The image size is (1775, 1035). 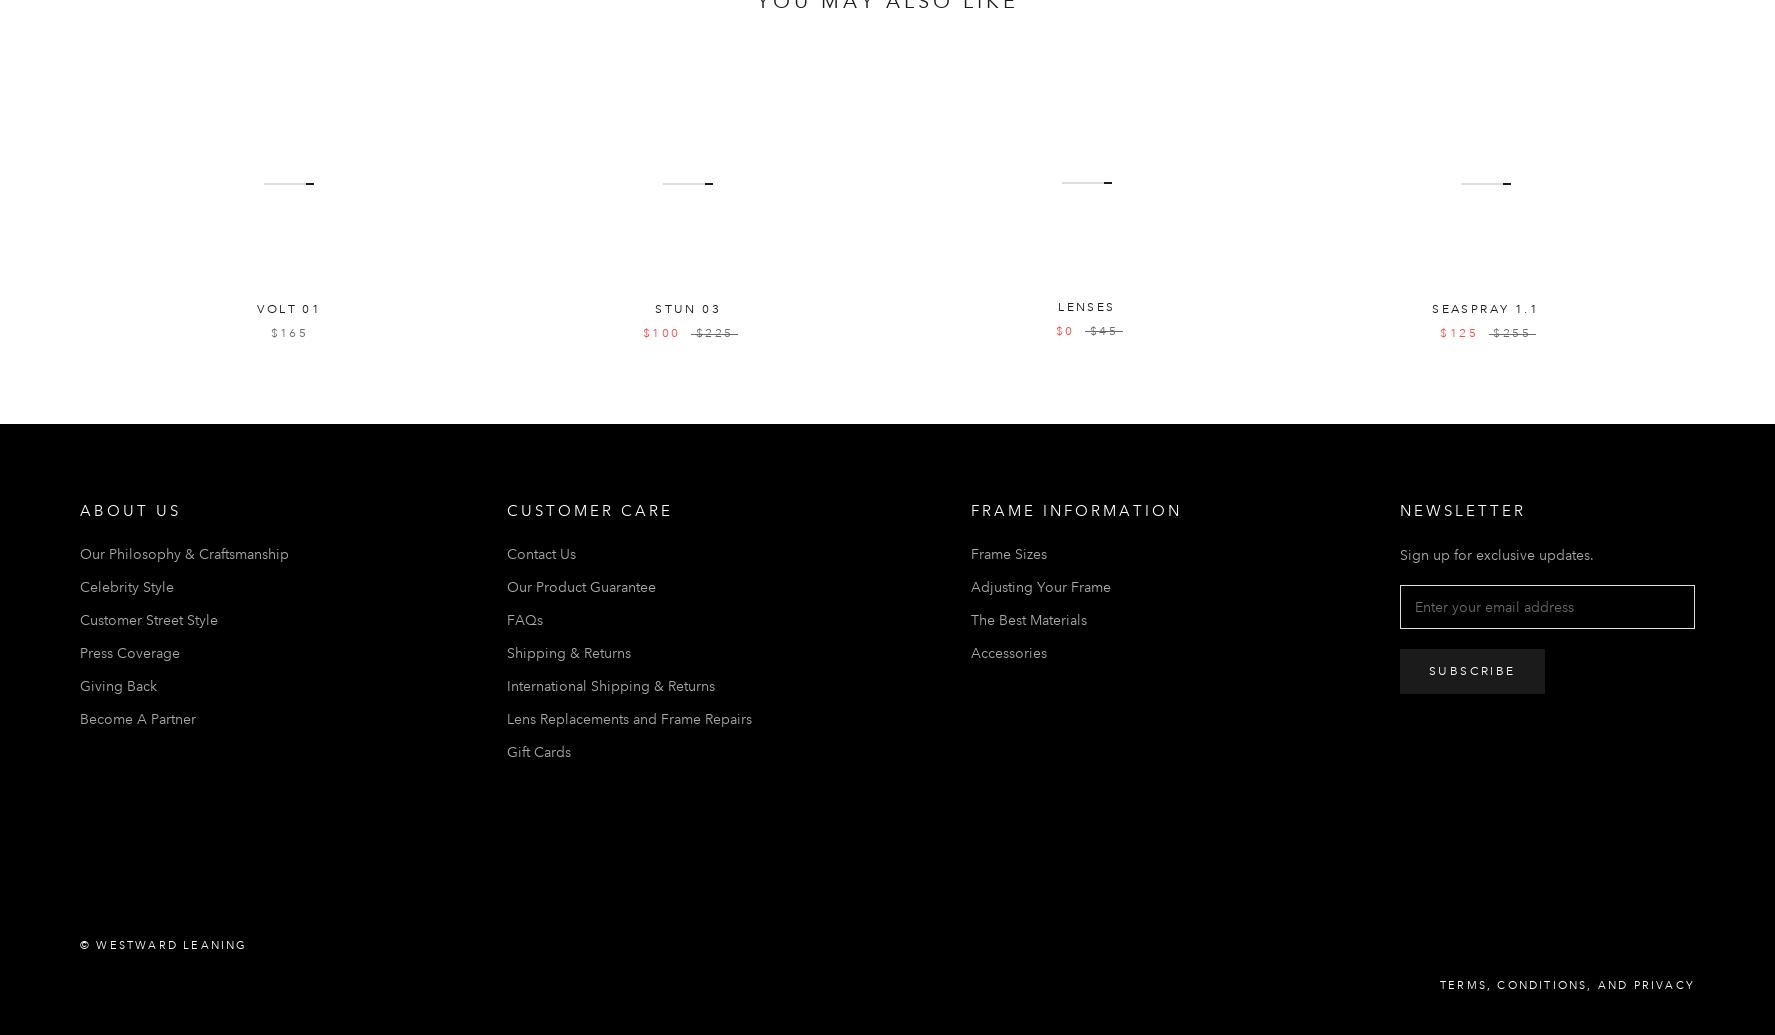 I want to click on 'Accessories', so click(x=1007, y=651).